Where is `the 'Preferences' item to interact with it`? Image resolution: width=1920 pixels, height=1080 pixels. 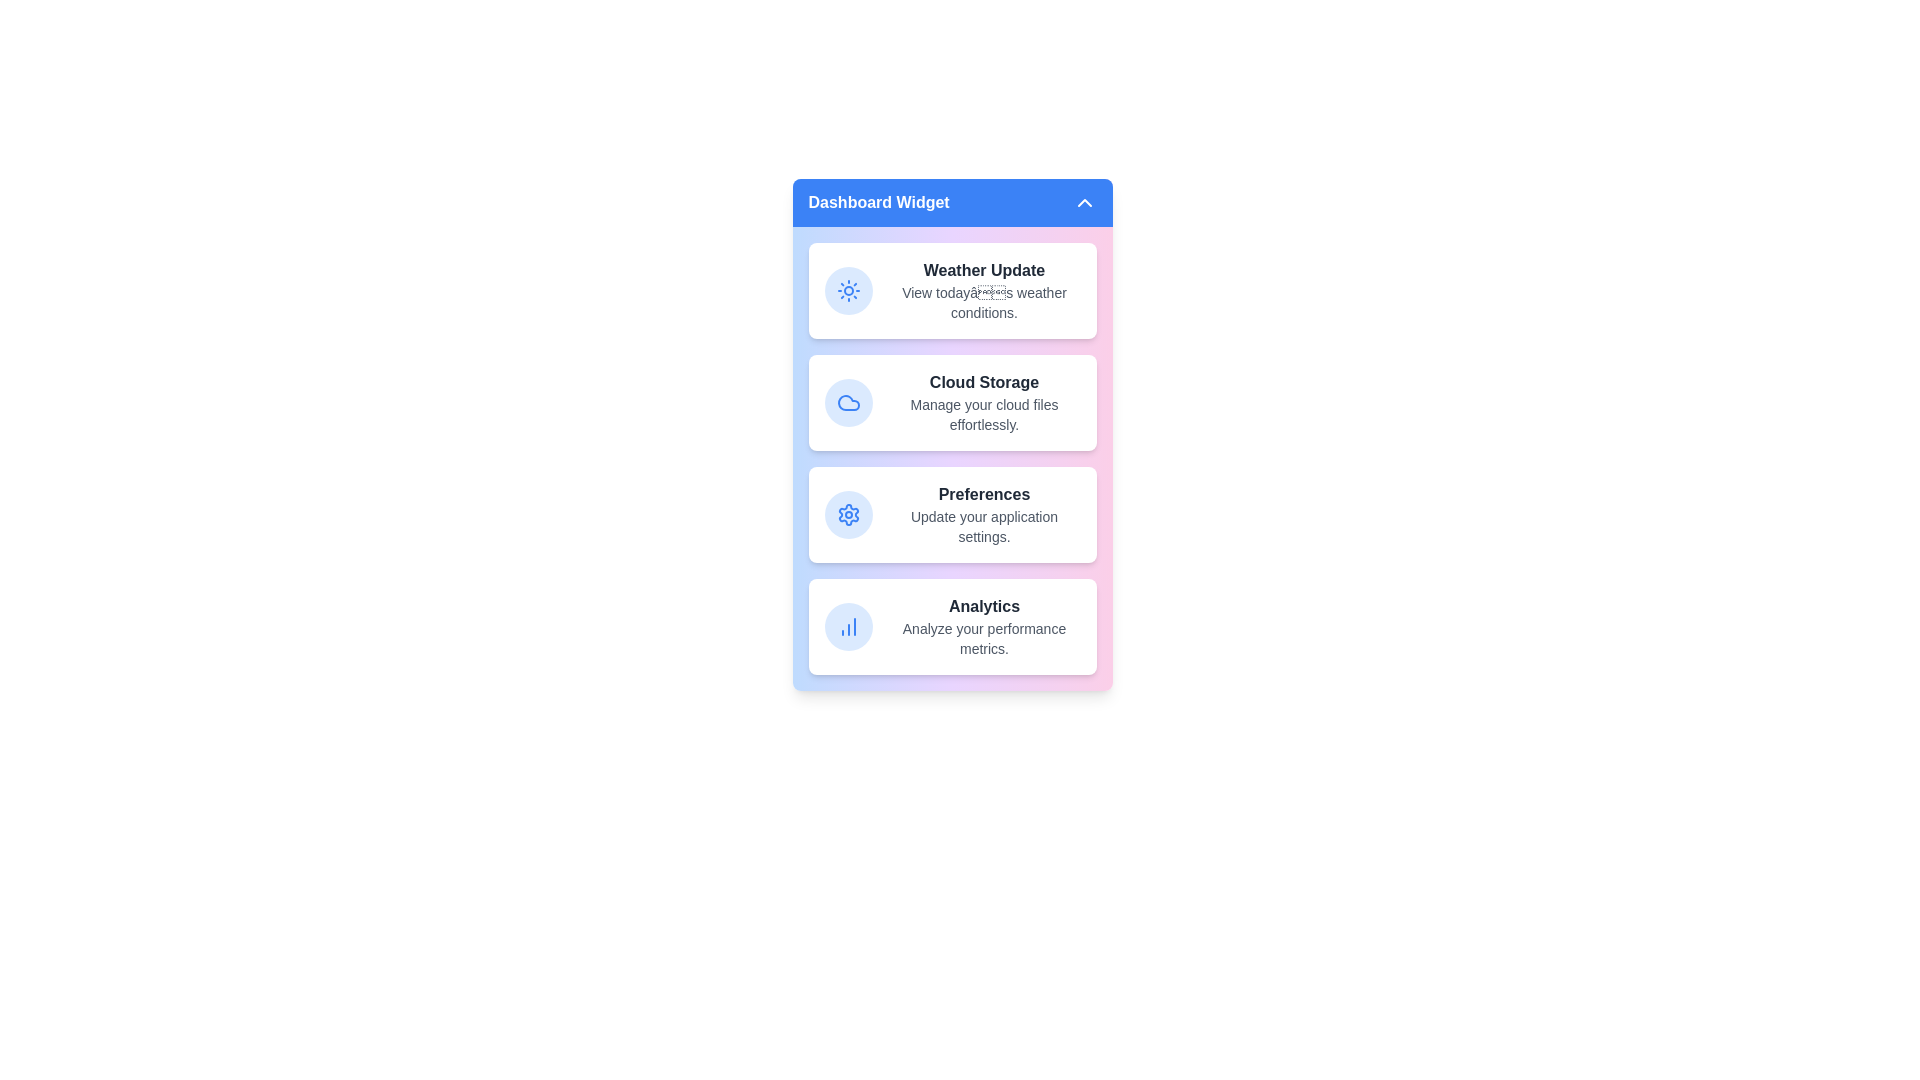 the 'Preferences' item to interact with it is located at coordinates (951, 514).